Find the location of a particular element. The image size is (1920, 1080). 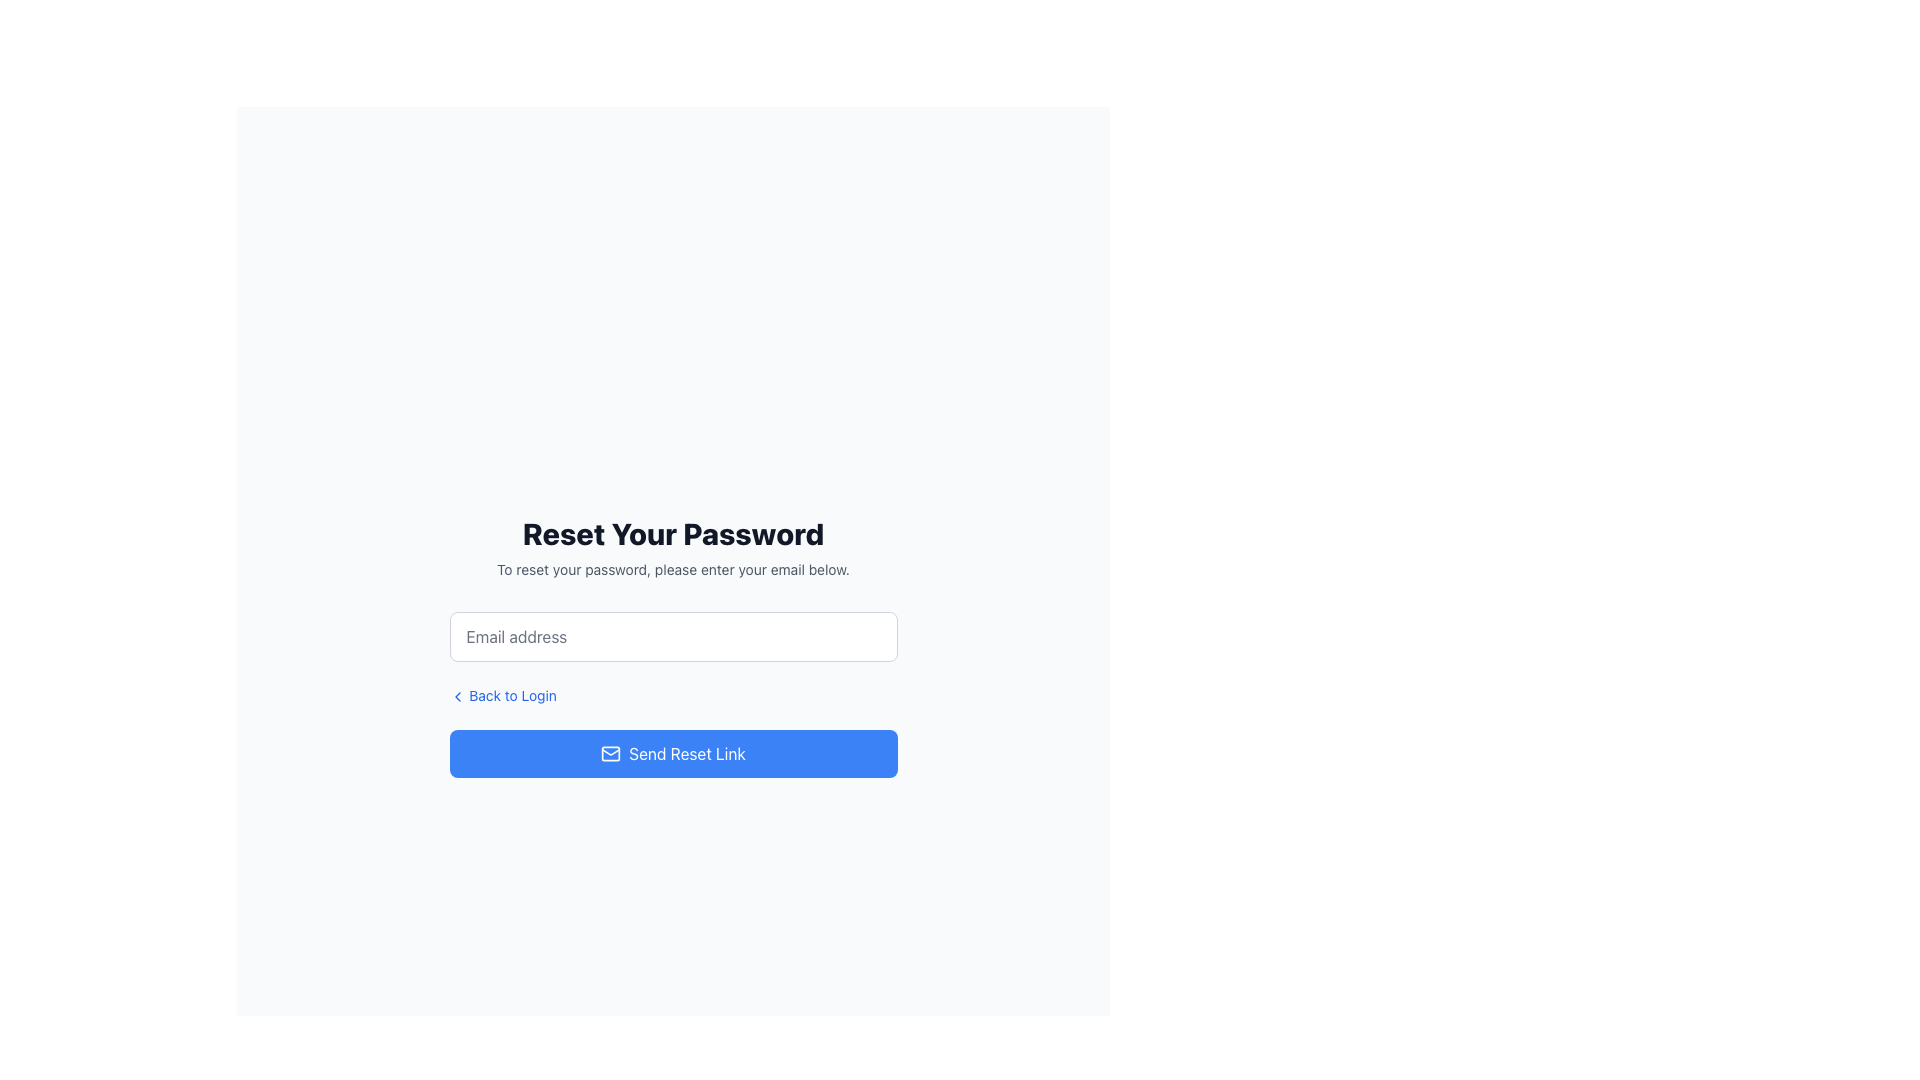

the hyperlink located near the bottom left corner of the form, directly below the email input field is located at coordinates (503, 694).